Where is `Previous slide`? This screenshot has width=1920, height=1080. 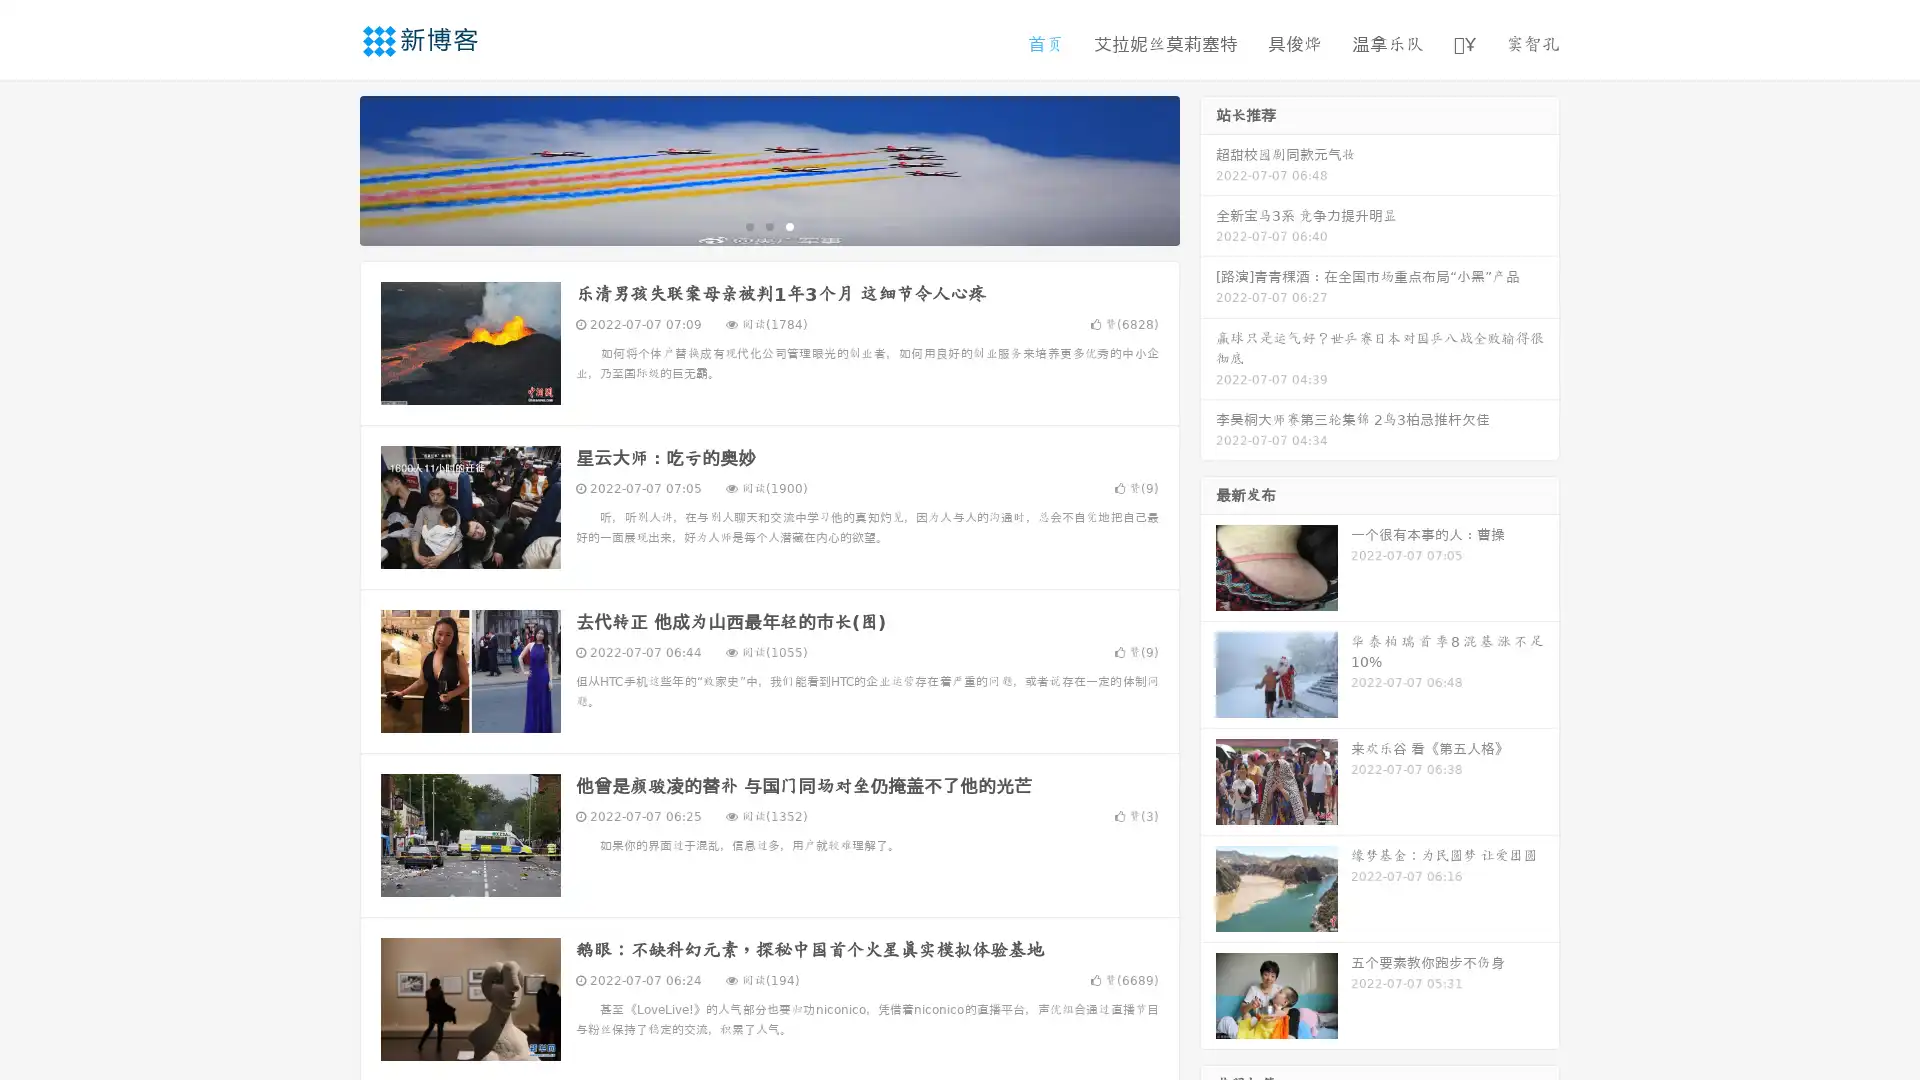
Previous slide is located at coordinates (330, 168).